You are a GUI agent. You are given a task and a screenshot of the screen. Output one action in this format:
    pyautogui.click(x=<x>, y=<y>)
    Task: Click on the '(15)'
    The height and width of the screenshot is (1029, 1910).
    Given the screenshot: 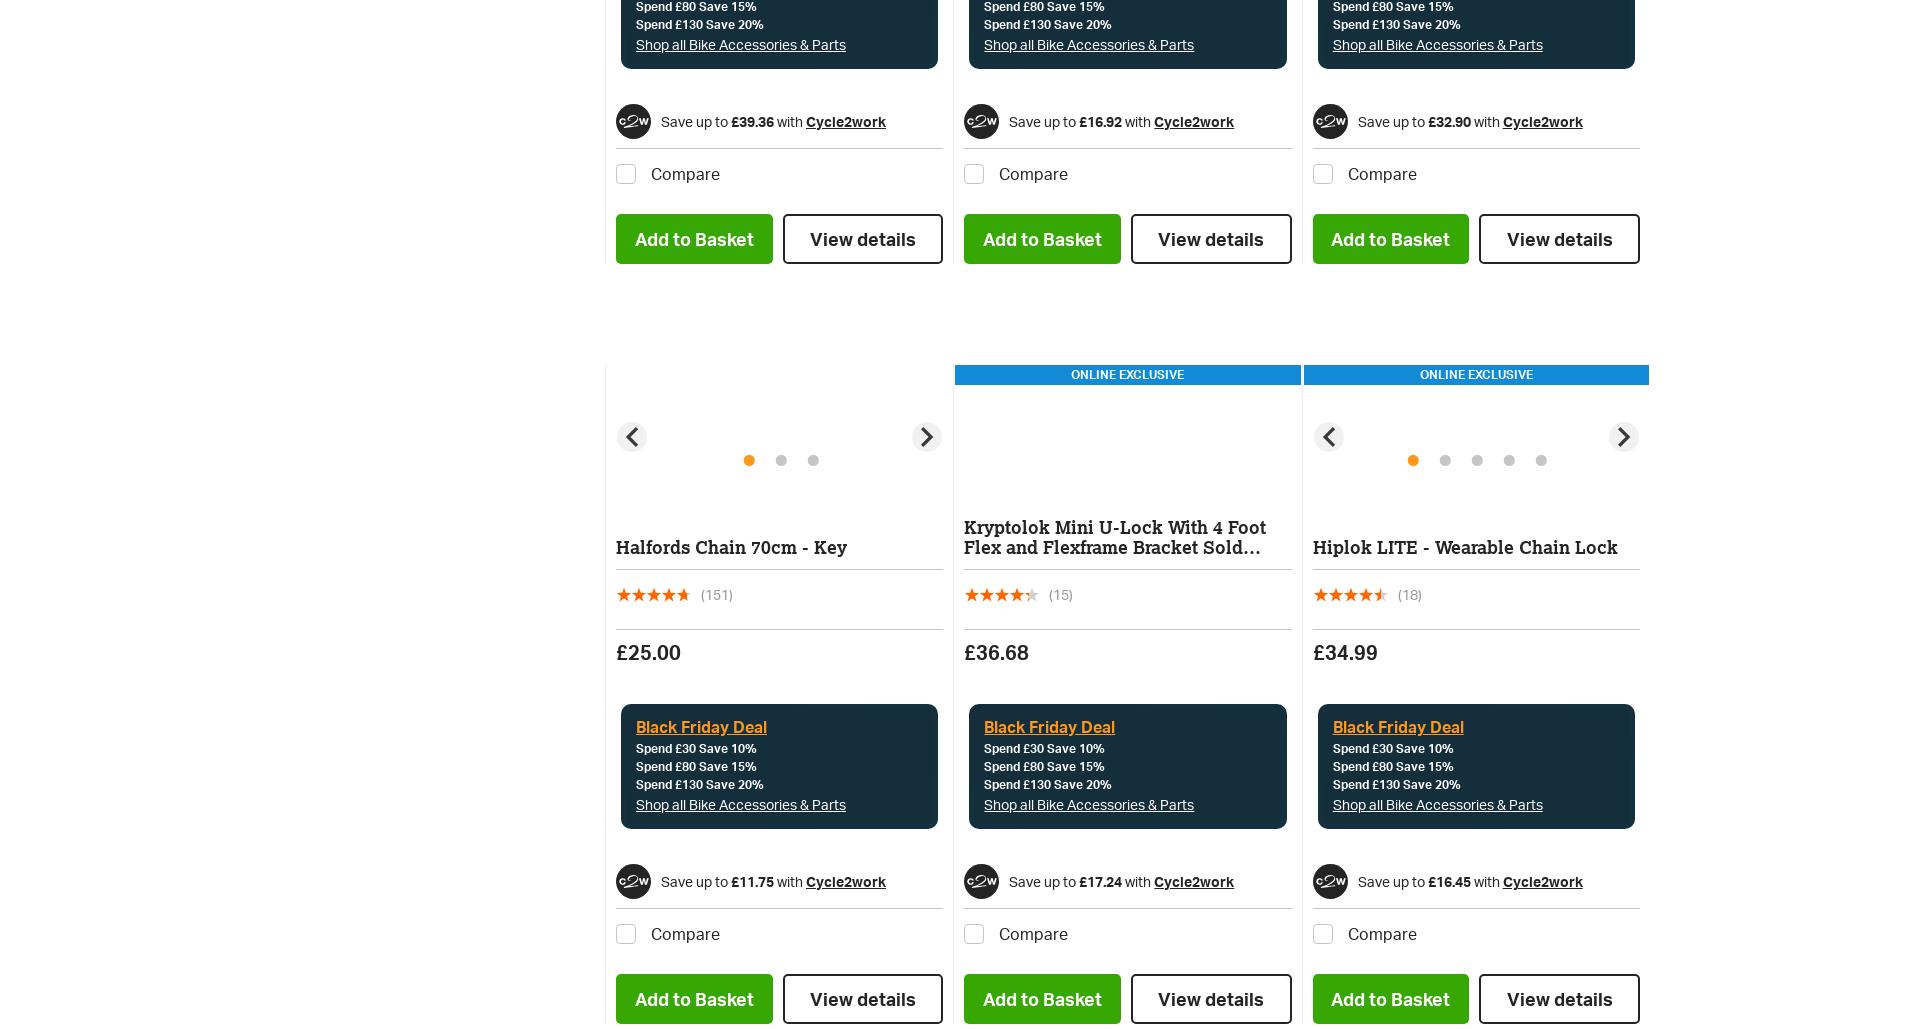 What is the action you would take?
    pyautogui.click(x=1060, y=593)
    